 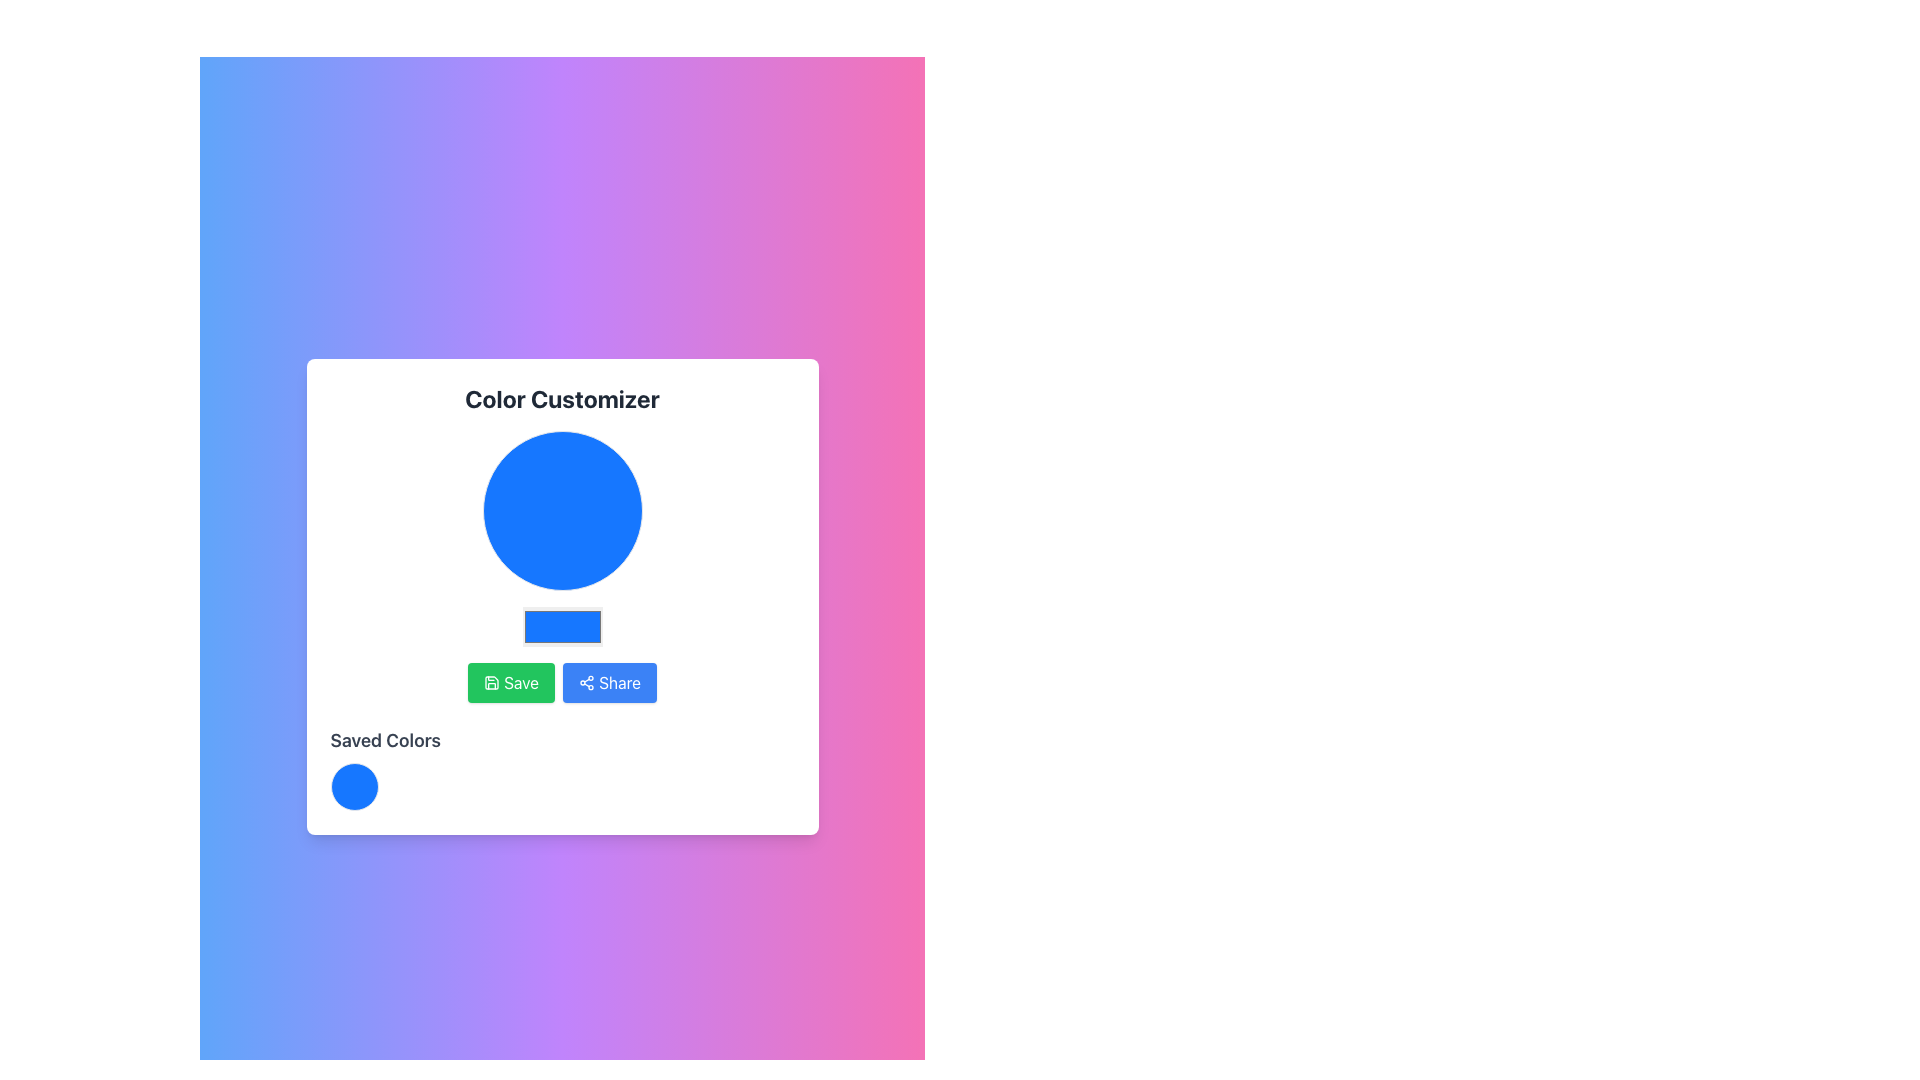 I want to click on the green rectangular 'Save' button with a floppy disk icon, so click(x=511, y=681).